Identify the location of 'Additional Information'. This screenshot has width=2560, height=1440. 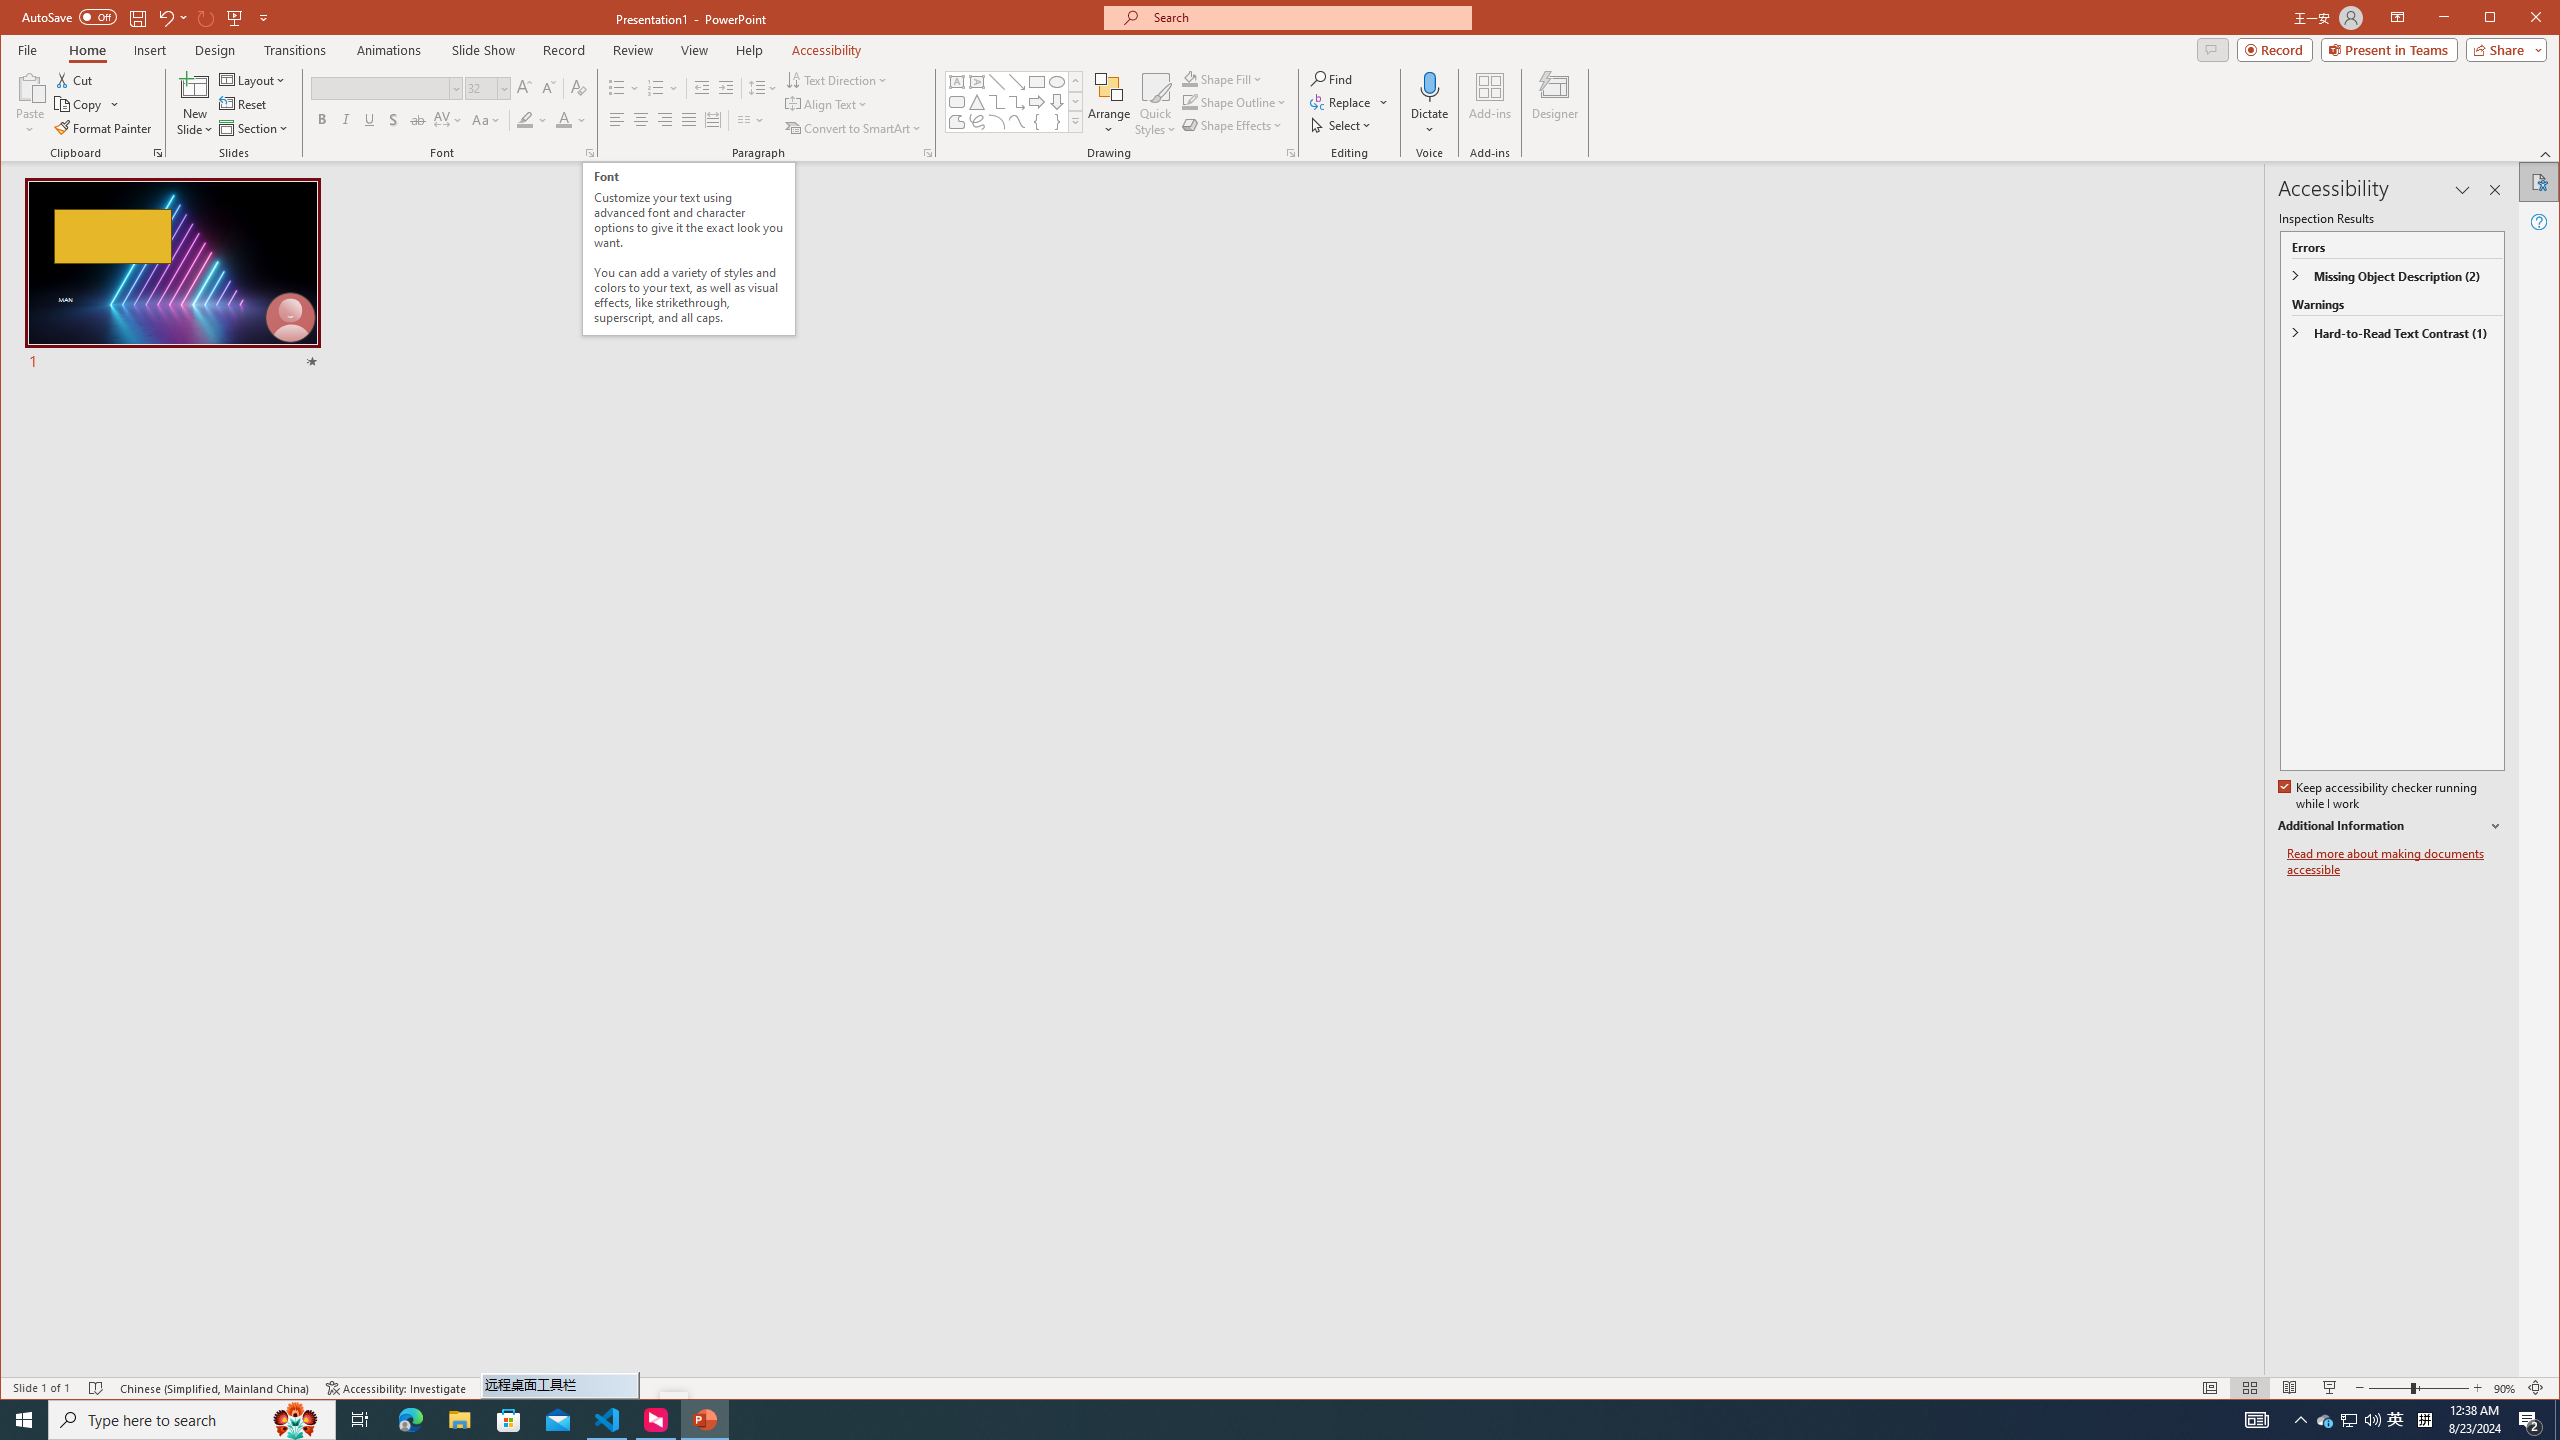
(2392, 826).